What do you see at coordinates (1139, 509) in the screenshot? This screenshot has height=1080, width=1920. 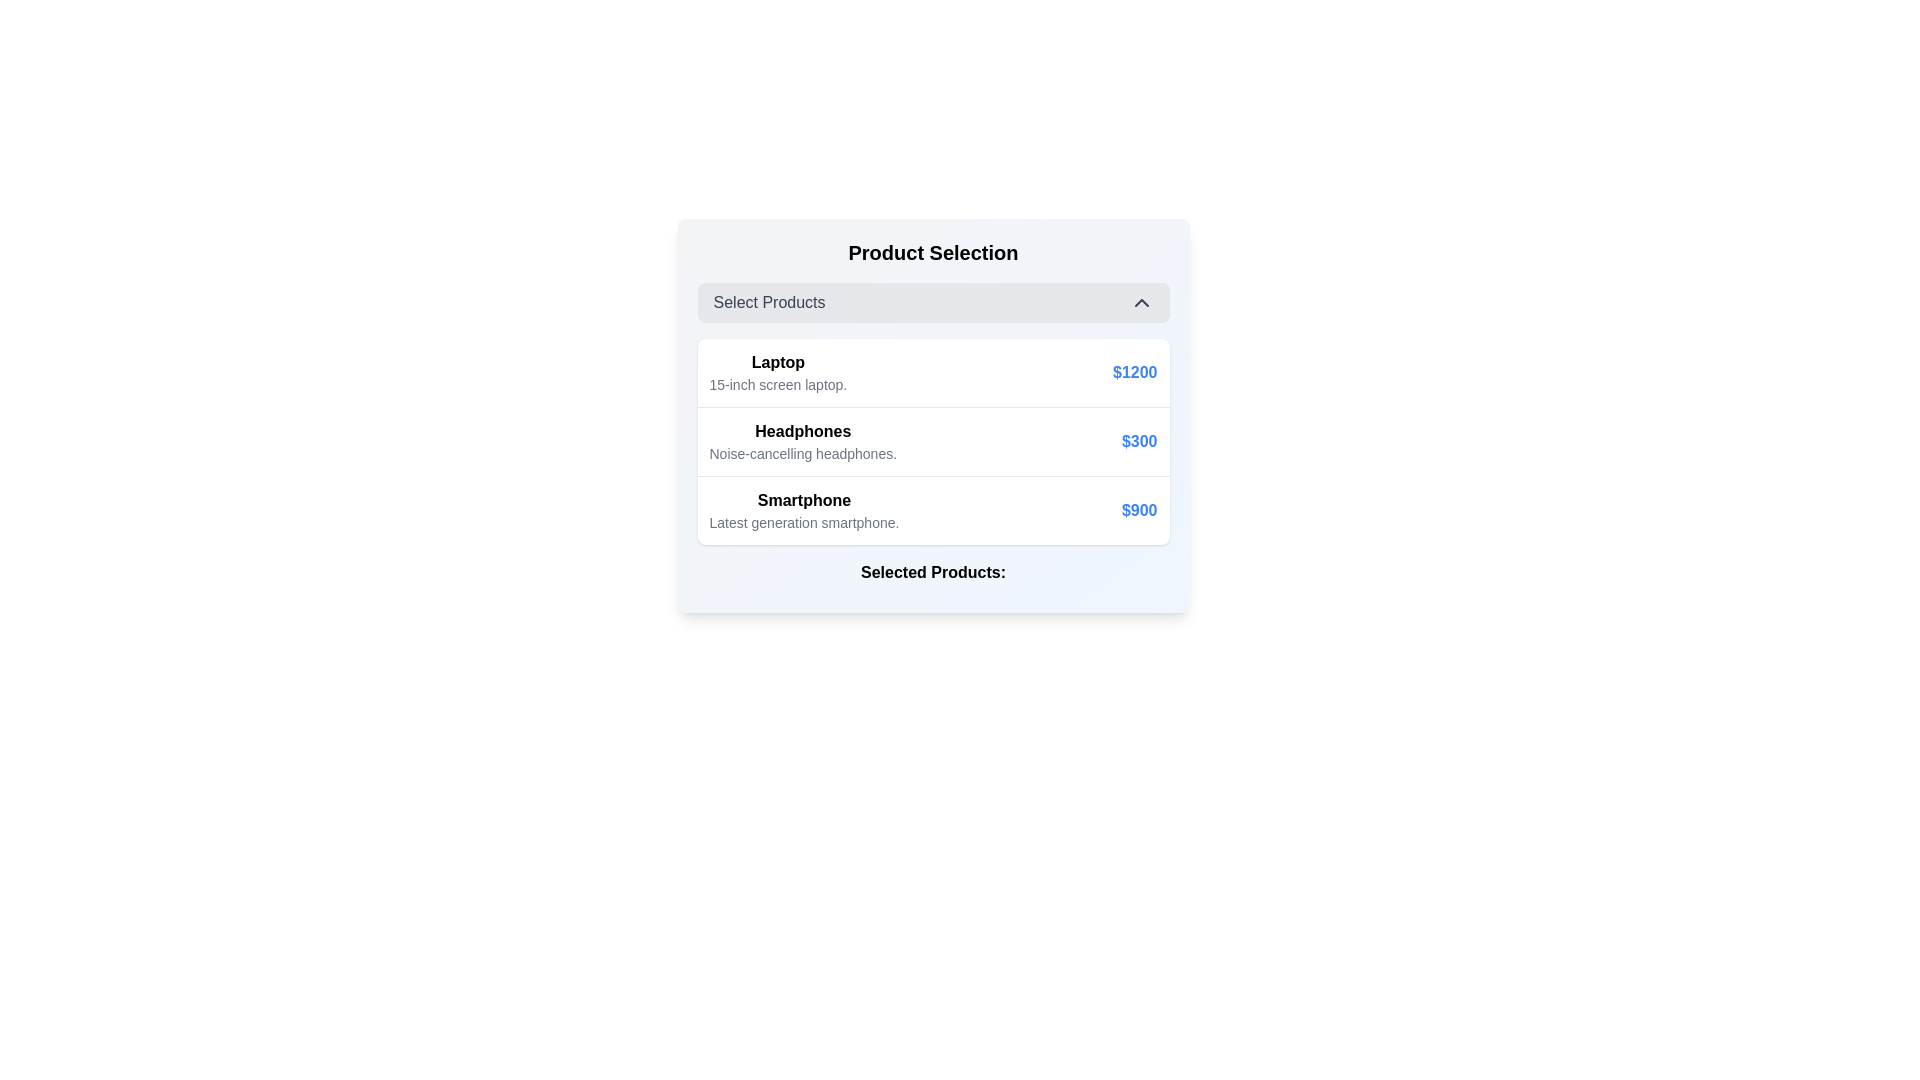 I see `the price label element displaying the smartphone product's cost, located on the right side of the product description` at bounding box center [1139, 509].